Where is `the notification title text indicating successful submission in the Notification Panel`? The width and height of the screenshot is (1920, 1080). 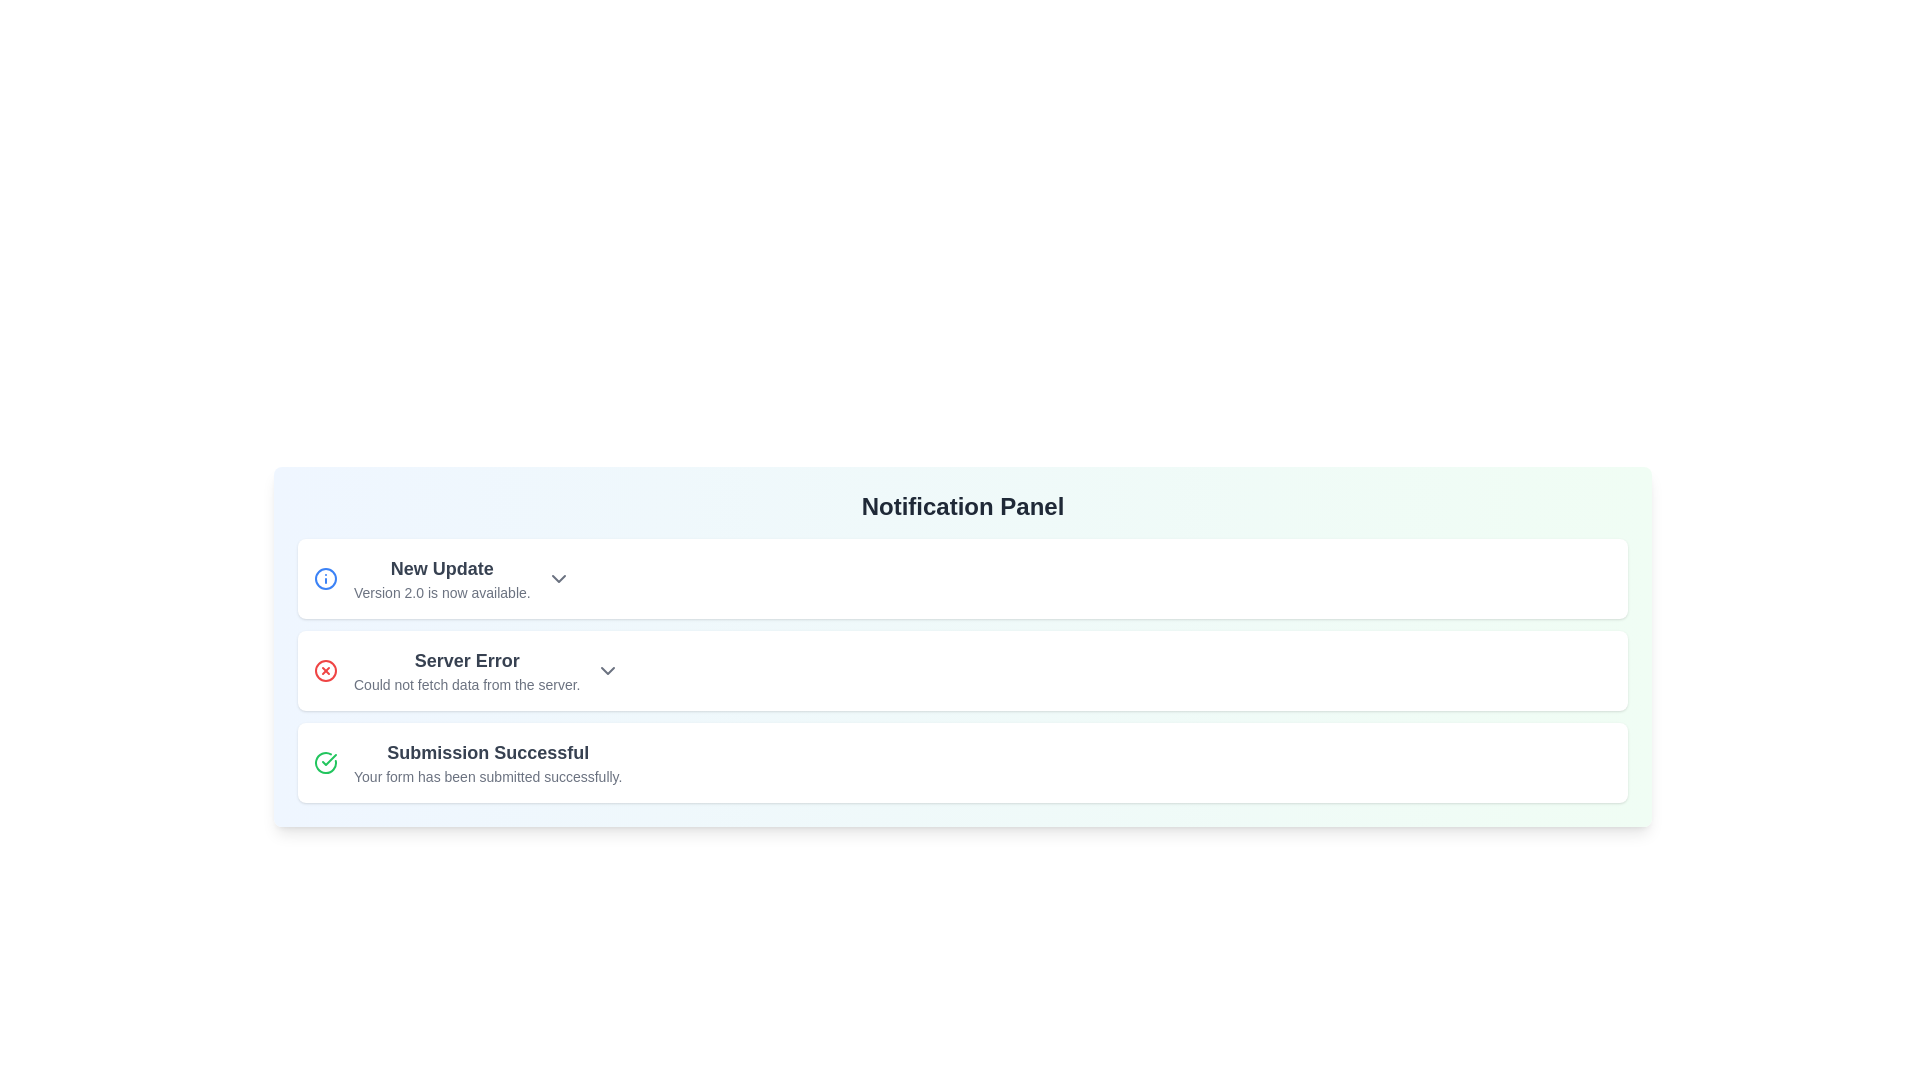 the notification title text indicating successful submission in the Notification Panel is located at coordinates (488, 752).